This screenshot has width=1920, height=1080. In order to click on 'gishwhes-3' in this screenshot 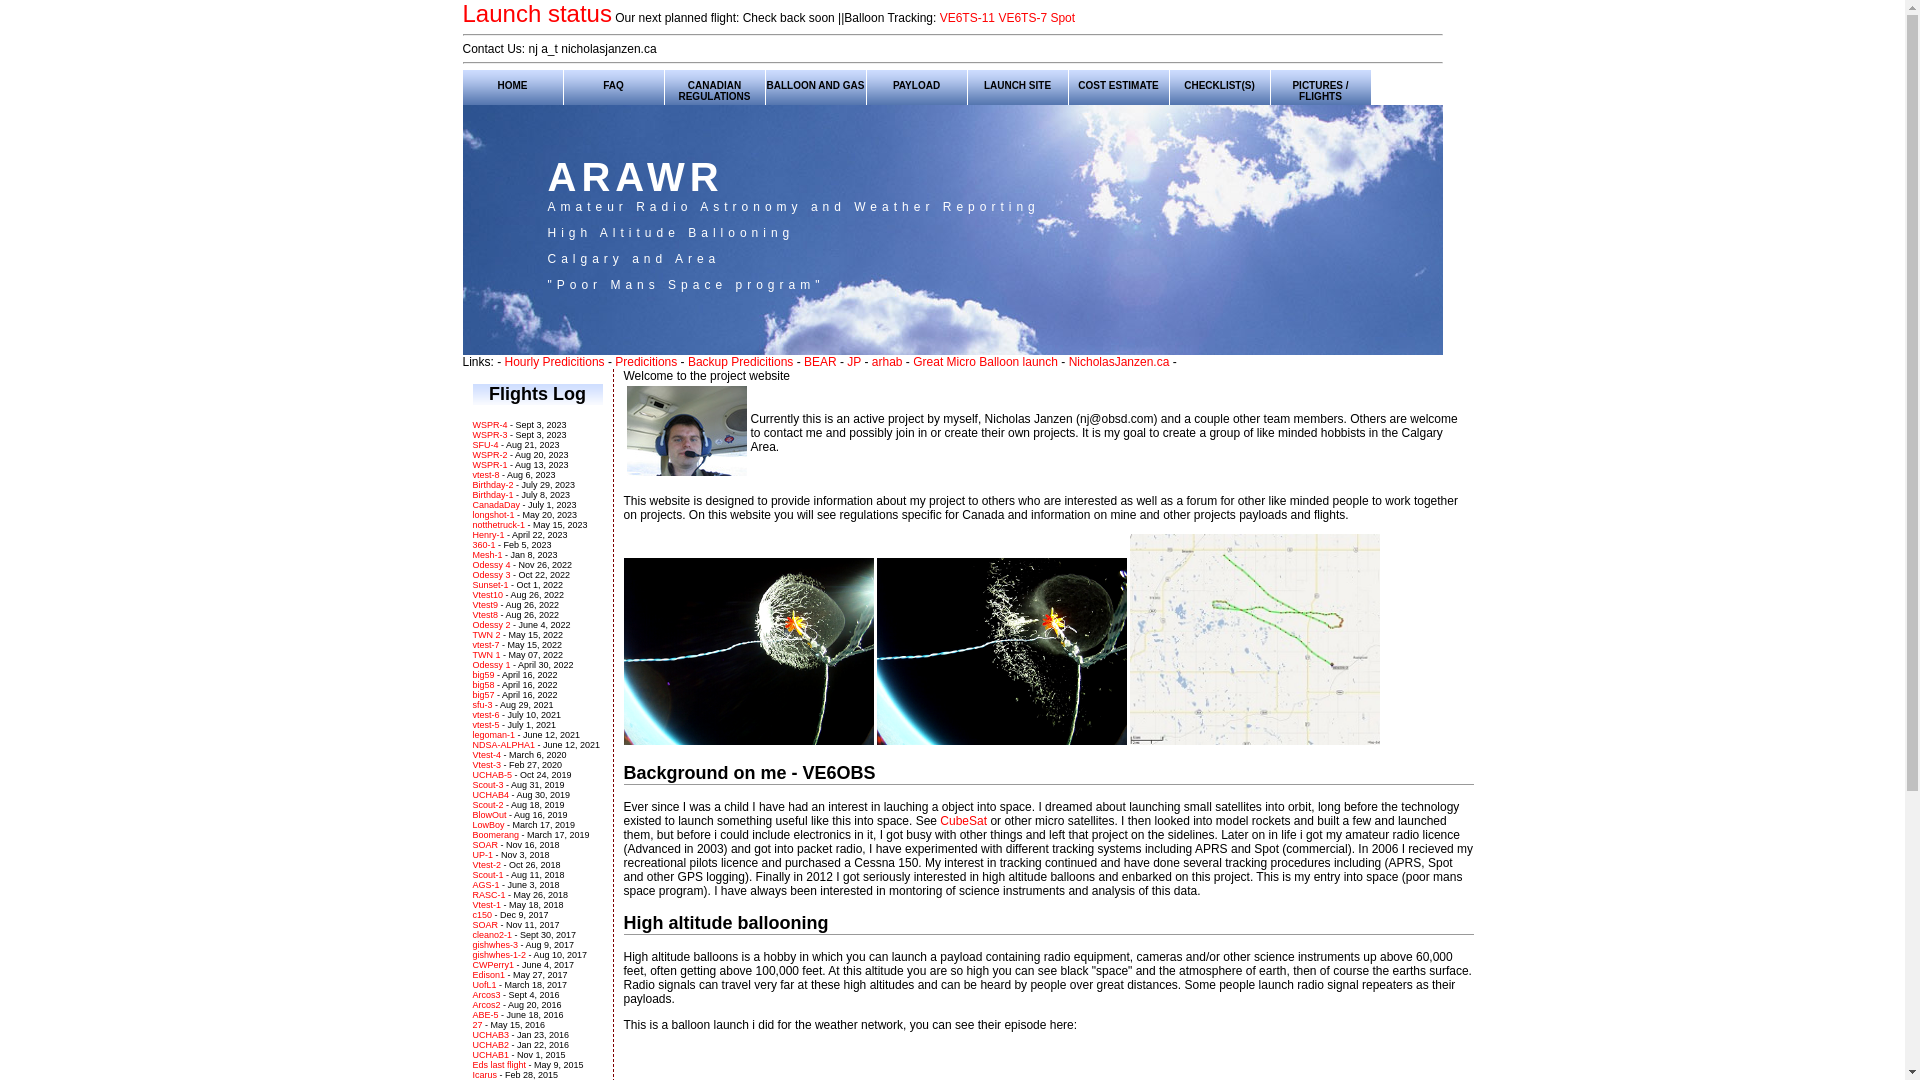, I will do `click(494, 945)`.